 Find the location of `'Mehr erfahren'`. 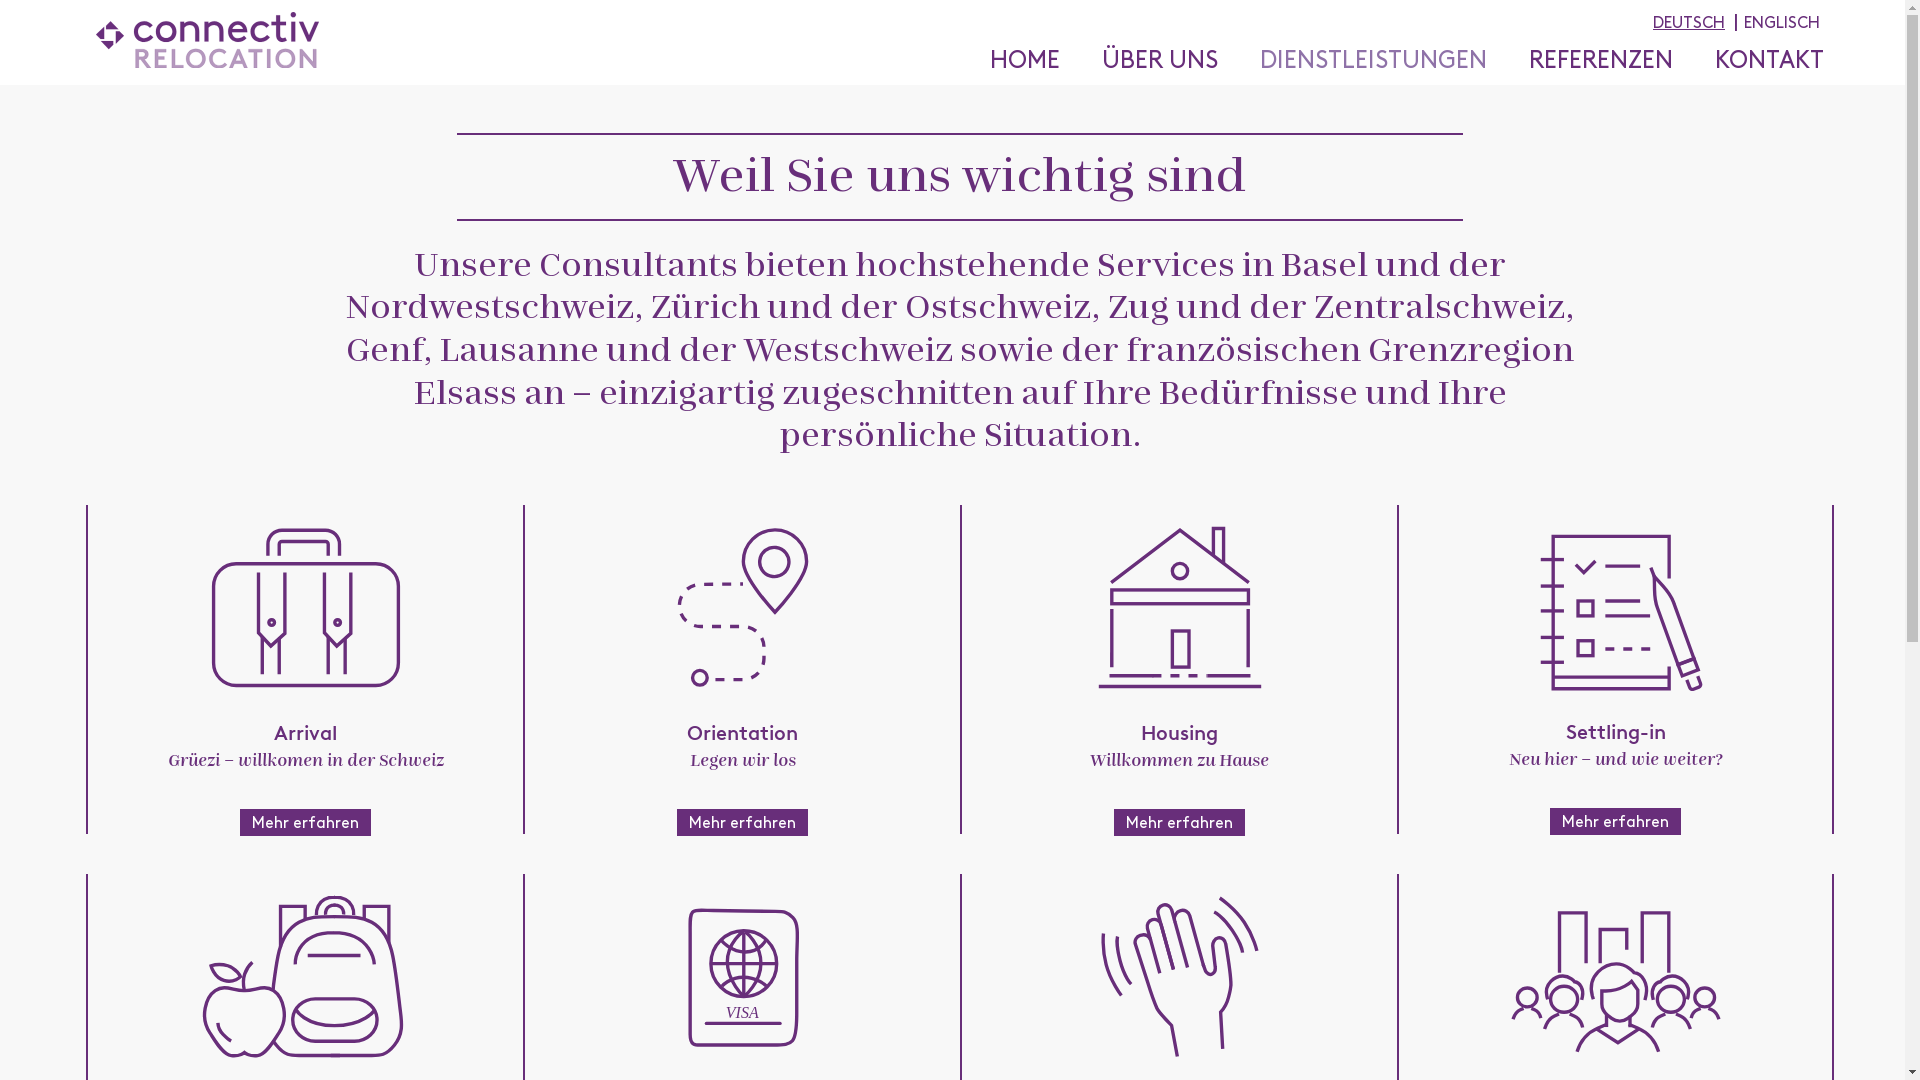

'Mehr erfahren' is located at coordinates (1112, 822).